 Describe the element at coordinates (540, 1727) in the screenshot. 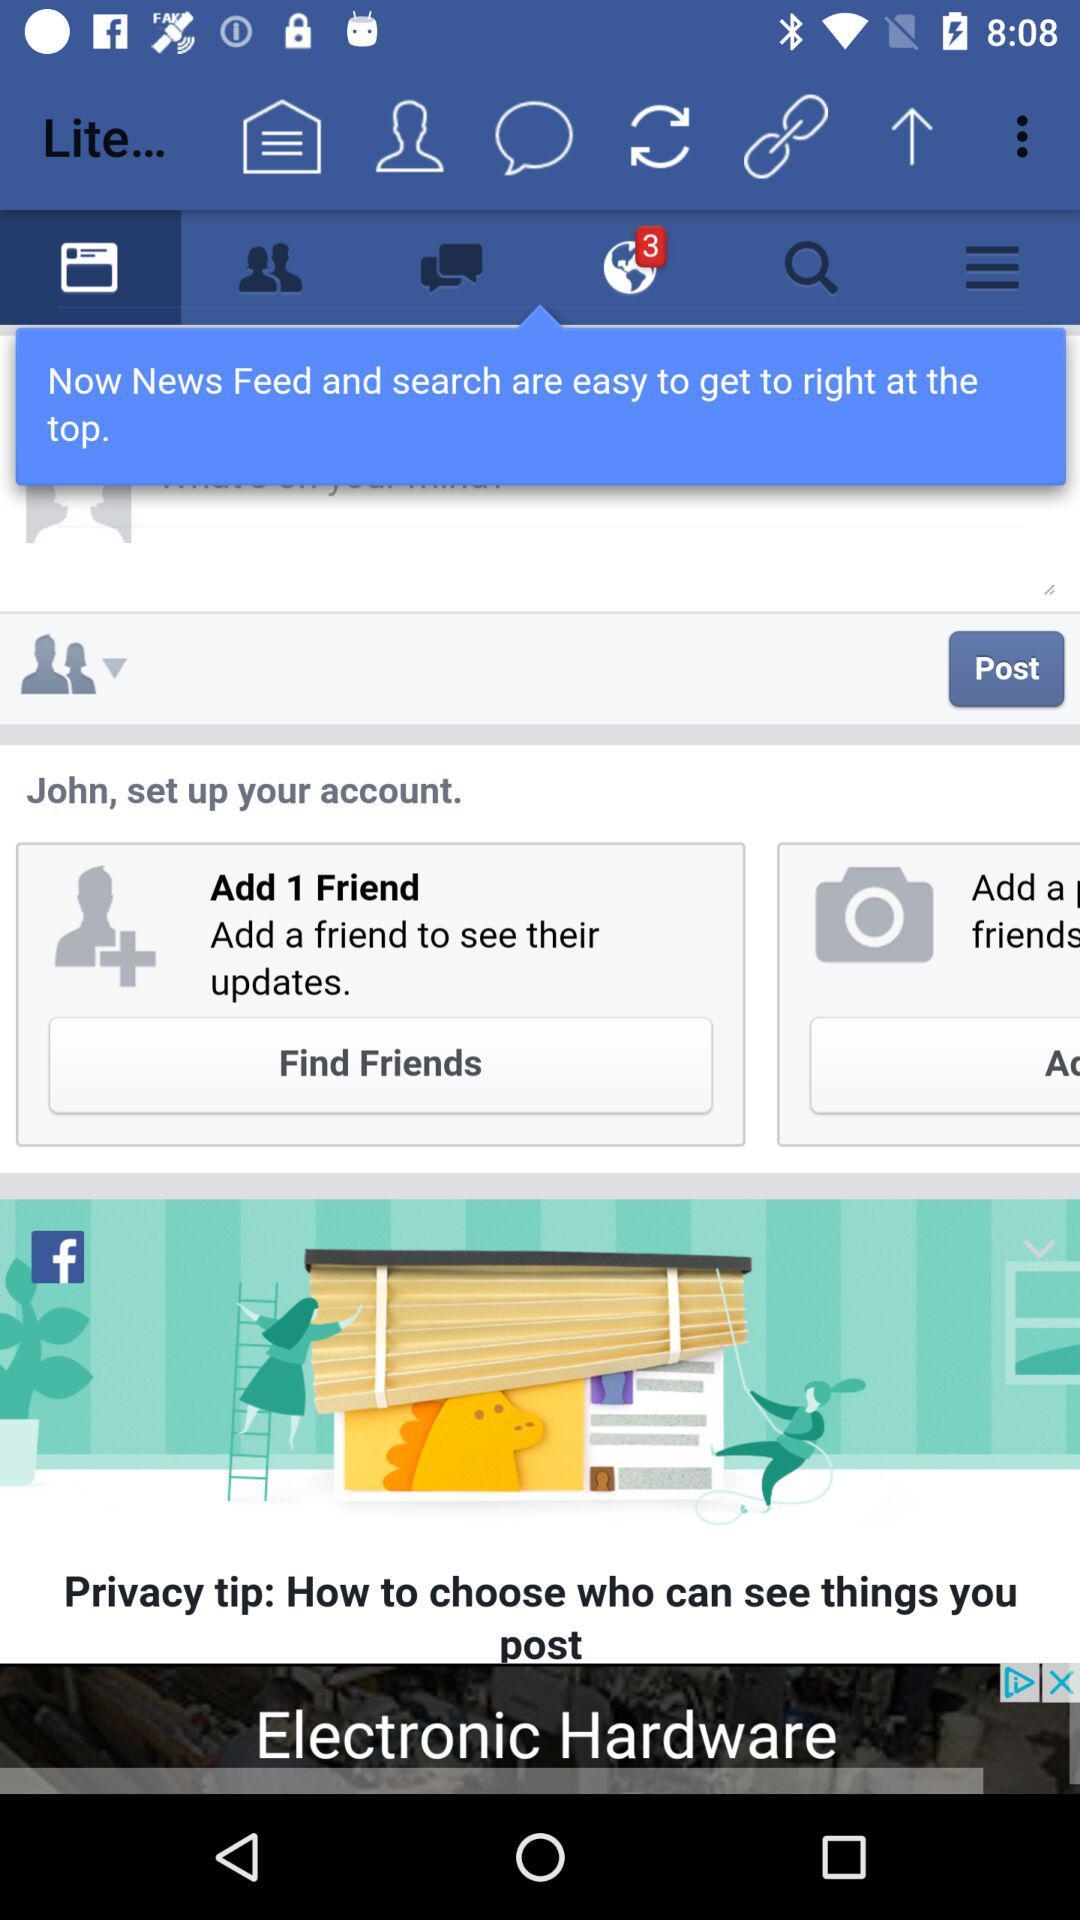

I see `advertisement electronic hardware` at that location.